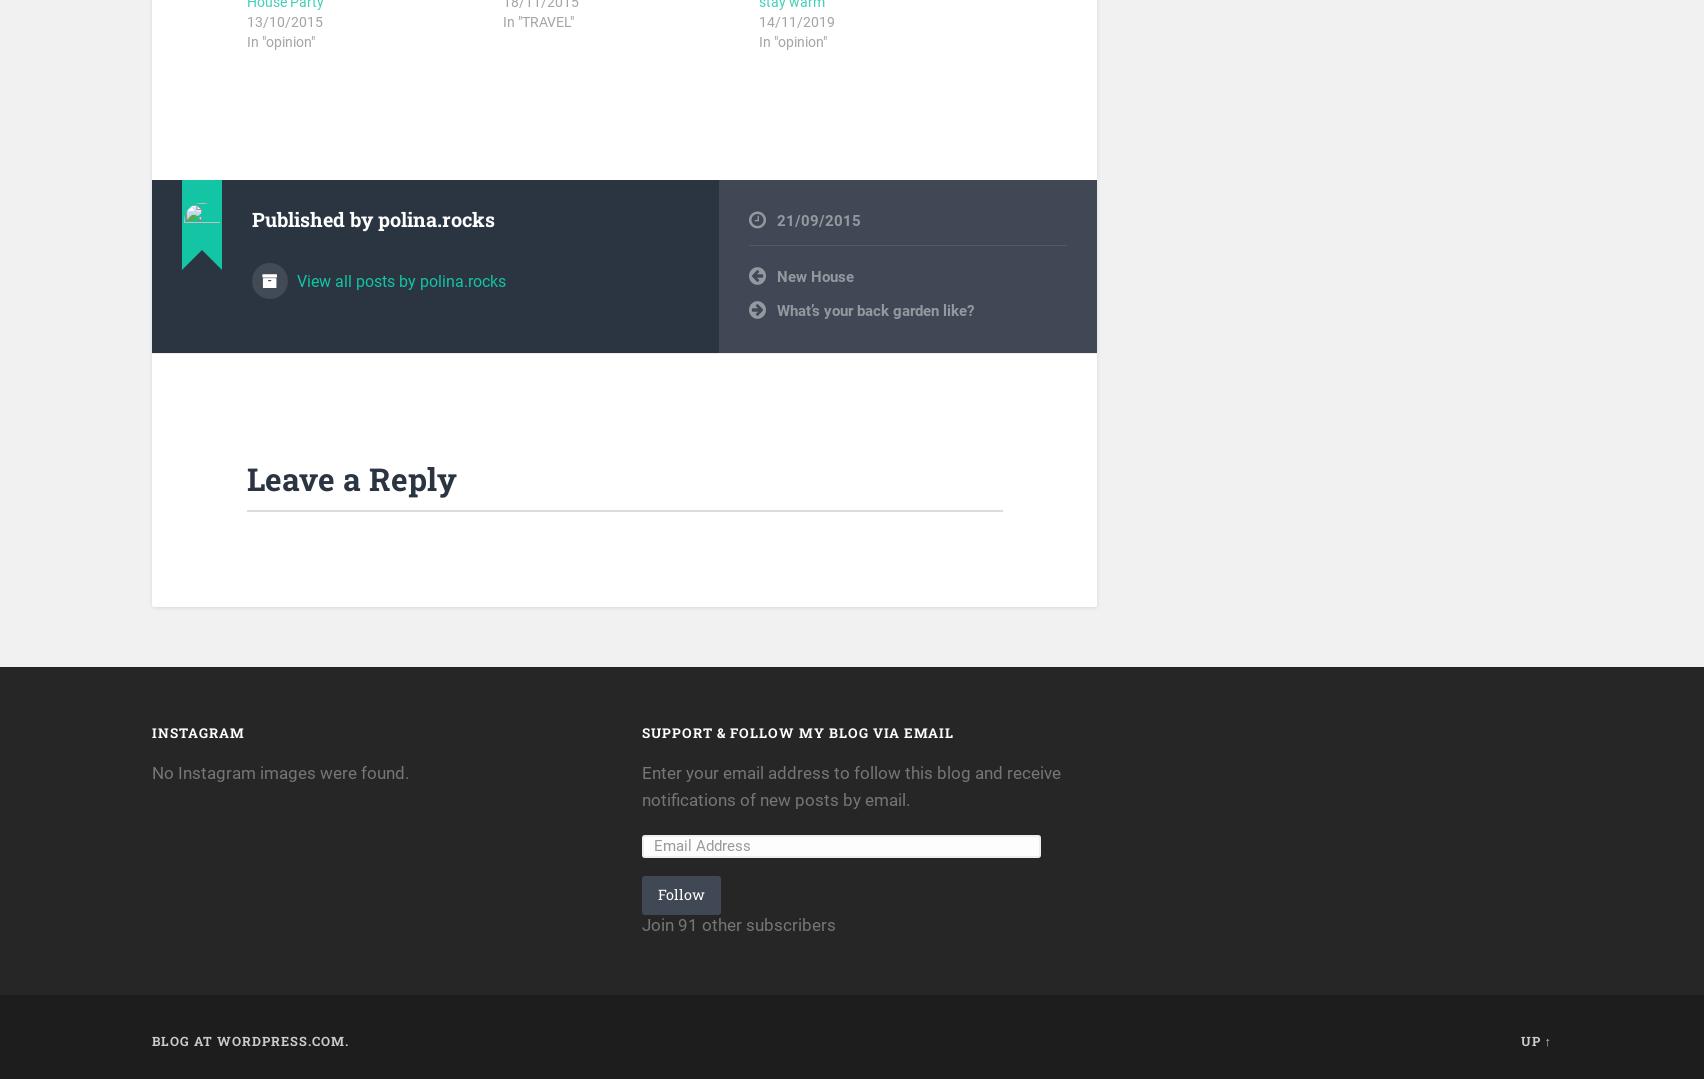 This screenshot has width=1704, height=1079. I want to click on 'Blog at WordPress.com.', so click(249, 1039).